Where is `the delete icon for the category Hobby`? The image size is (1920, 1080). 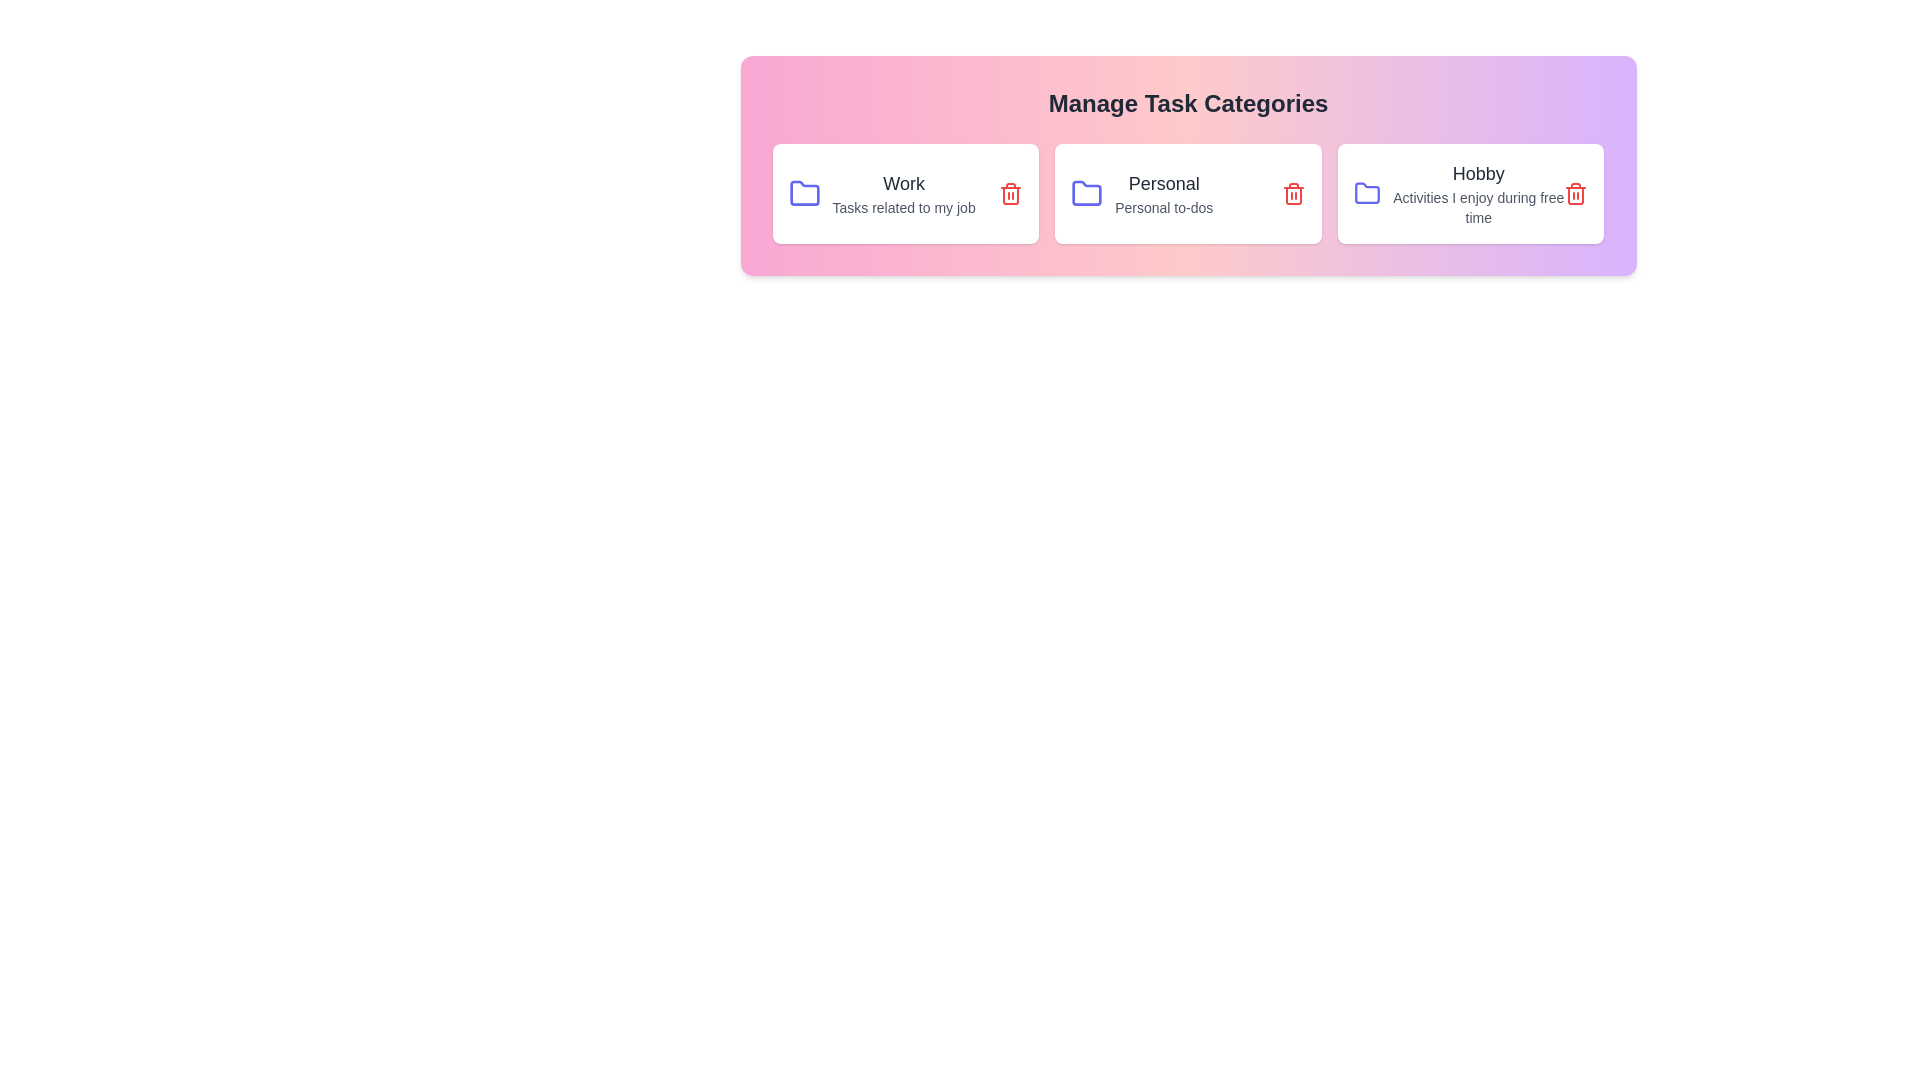 the delete icon for the category Hobby is located at coordinates (1575, 193).